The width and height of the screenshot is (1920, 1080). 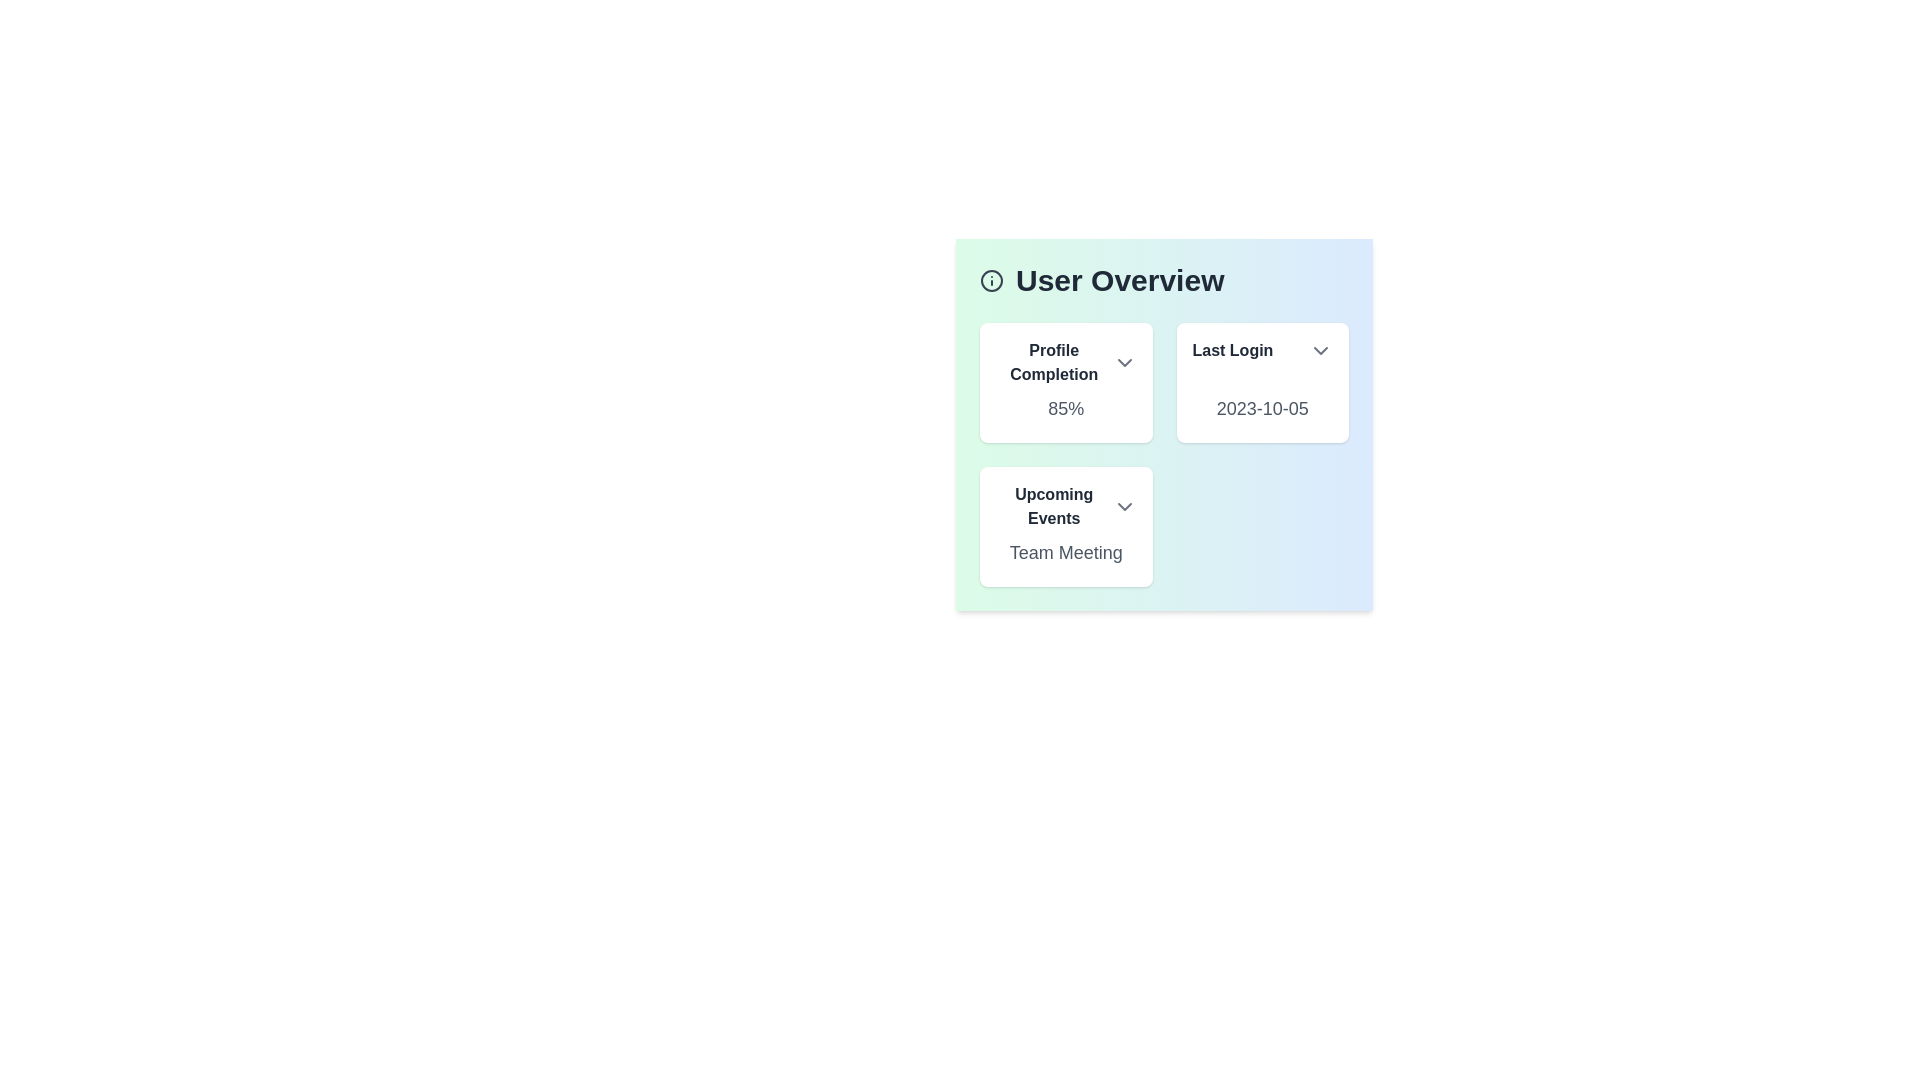 What do you see at coordinates (1065, 526) in the screenshot?
I see `the informational card displaying the upcoming event 'Team Meeting' located in the lower-left section under the 'User Overview' heading` at bounding box center [1065, 526].